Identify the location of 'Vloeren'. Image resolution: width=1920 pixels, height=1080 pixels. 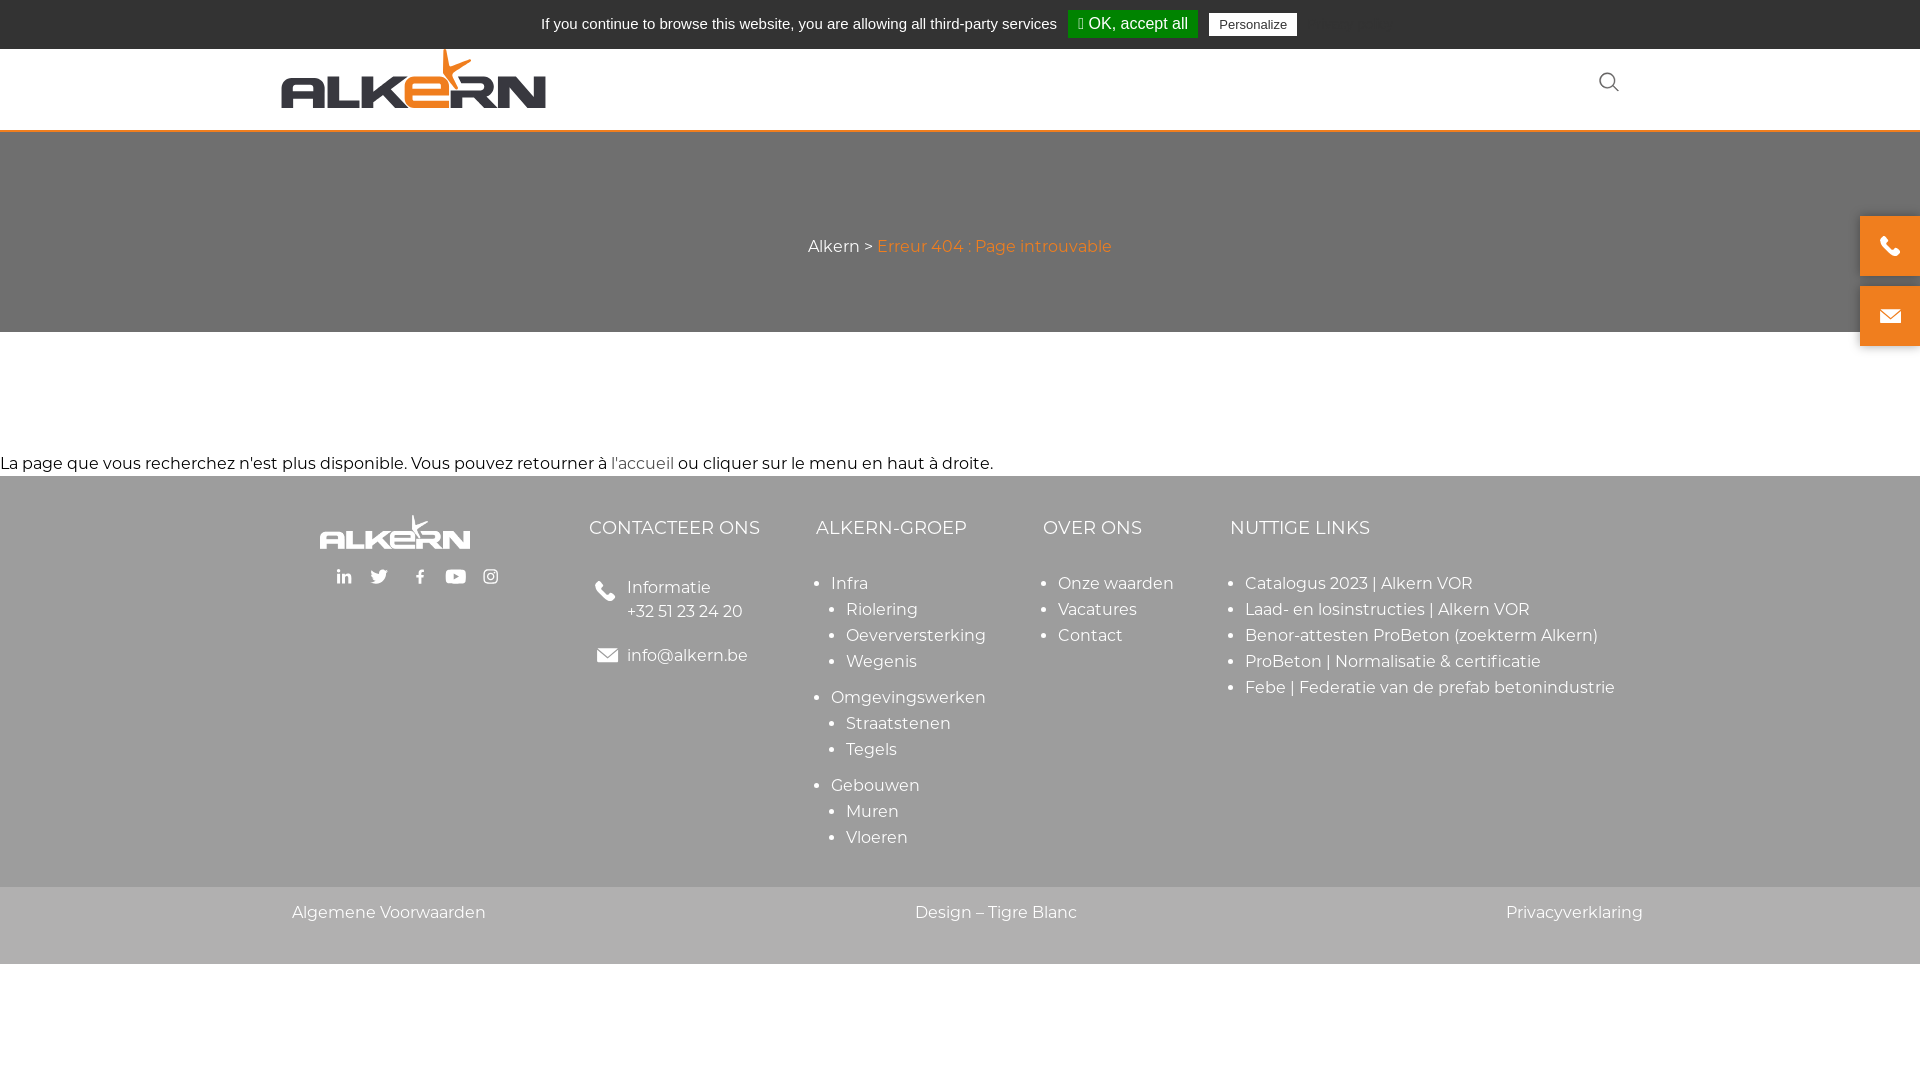
(845, 837).